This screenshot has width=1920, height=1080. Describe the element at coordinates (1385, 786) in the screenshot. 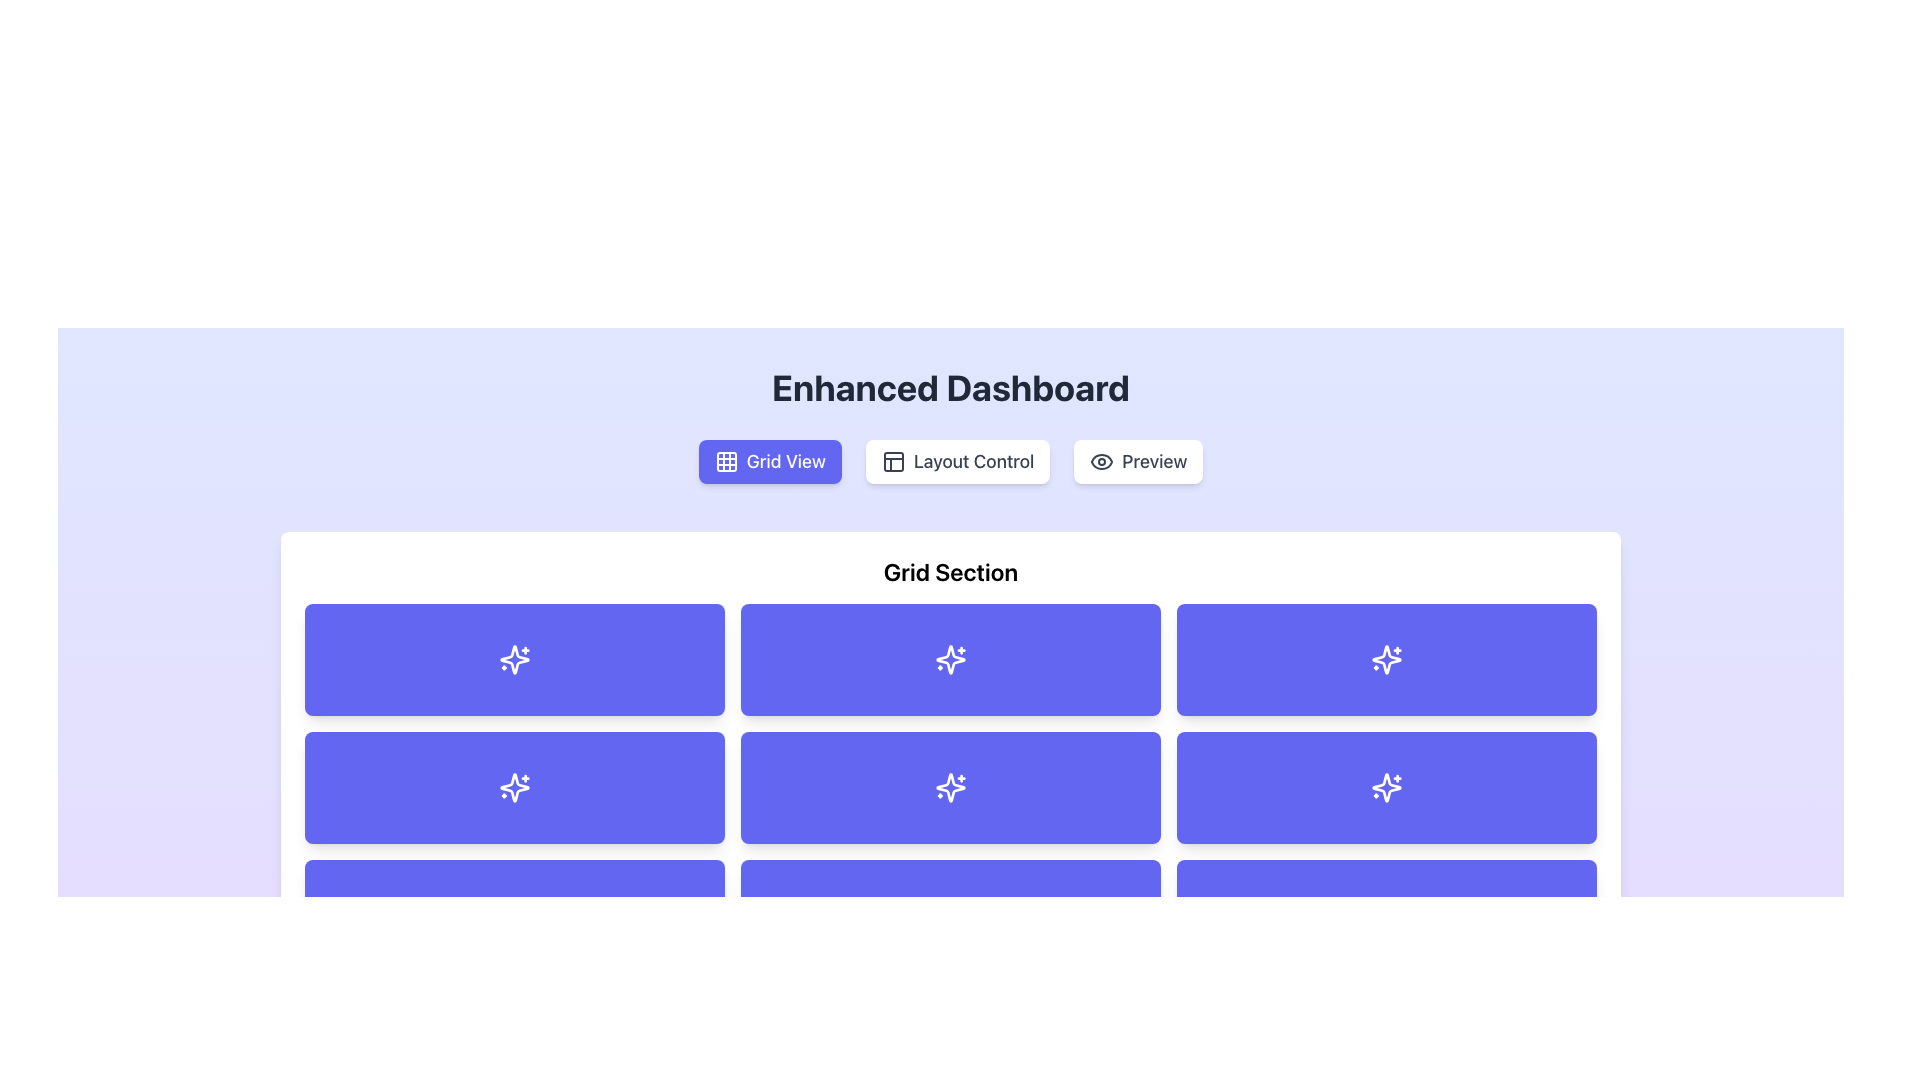

I see `the blue button with a sparkles-shaped icon located in the third column of the second row in the 'Grid Section'` at that location.